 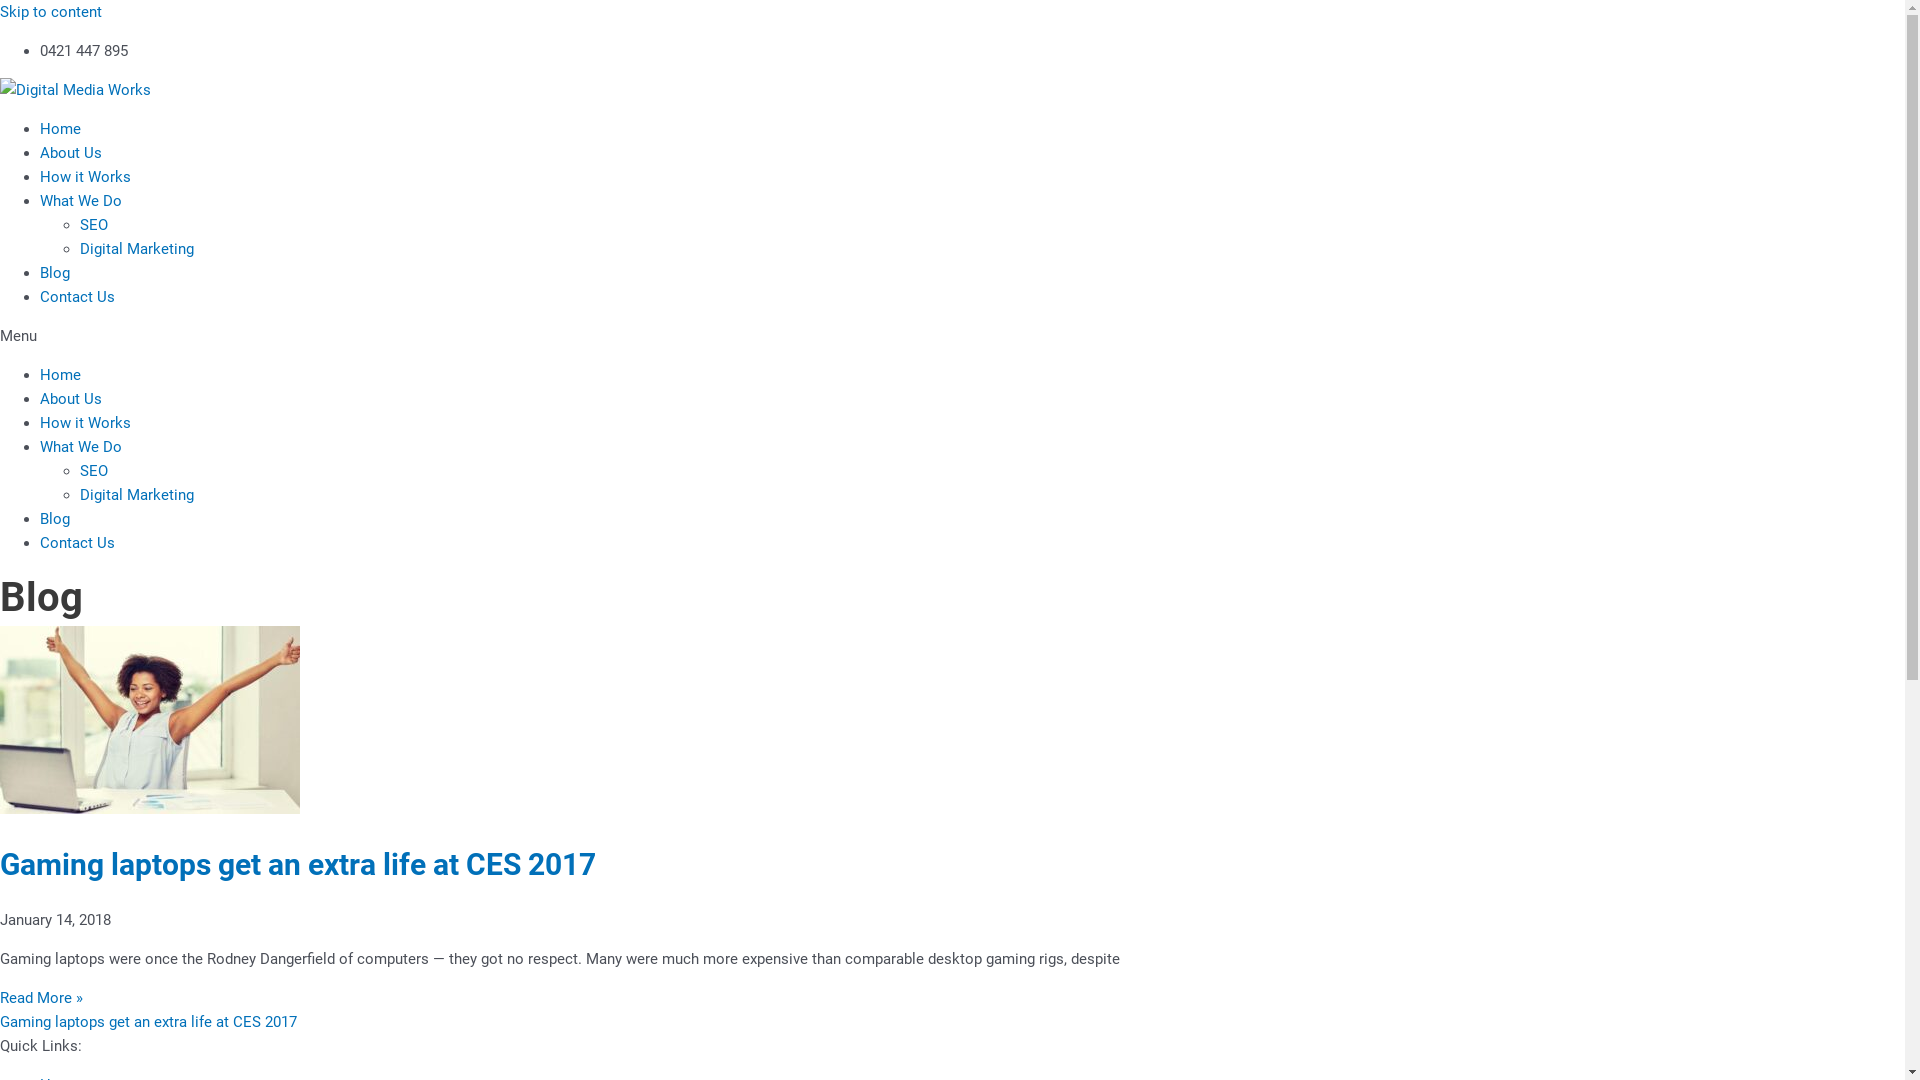 What do you see at coordinates (296, 863) in the screenshot?
I see `'Gaming laptops get an extra life at CES 2017'` at bounding box center [296, 863].